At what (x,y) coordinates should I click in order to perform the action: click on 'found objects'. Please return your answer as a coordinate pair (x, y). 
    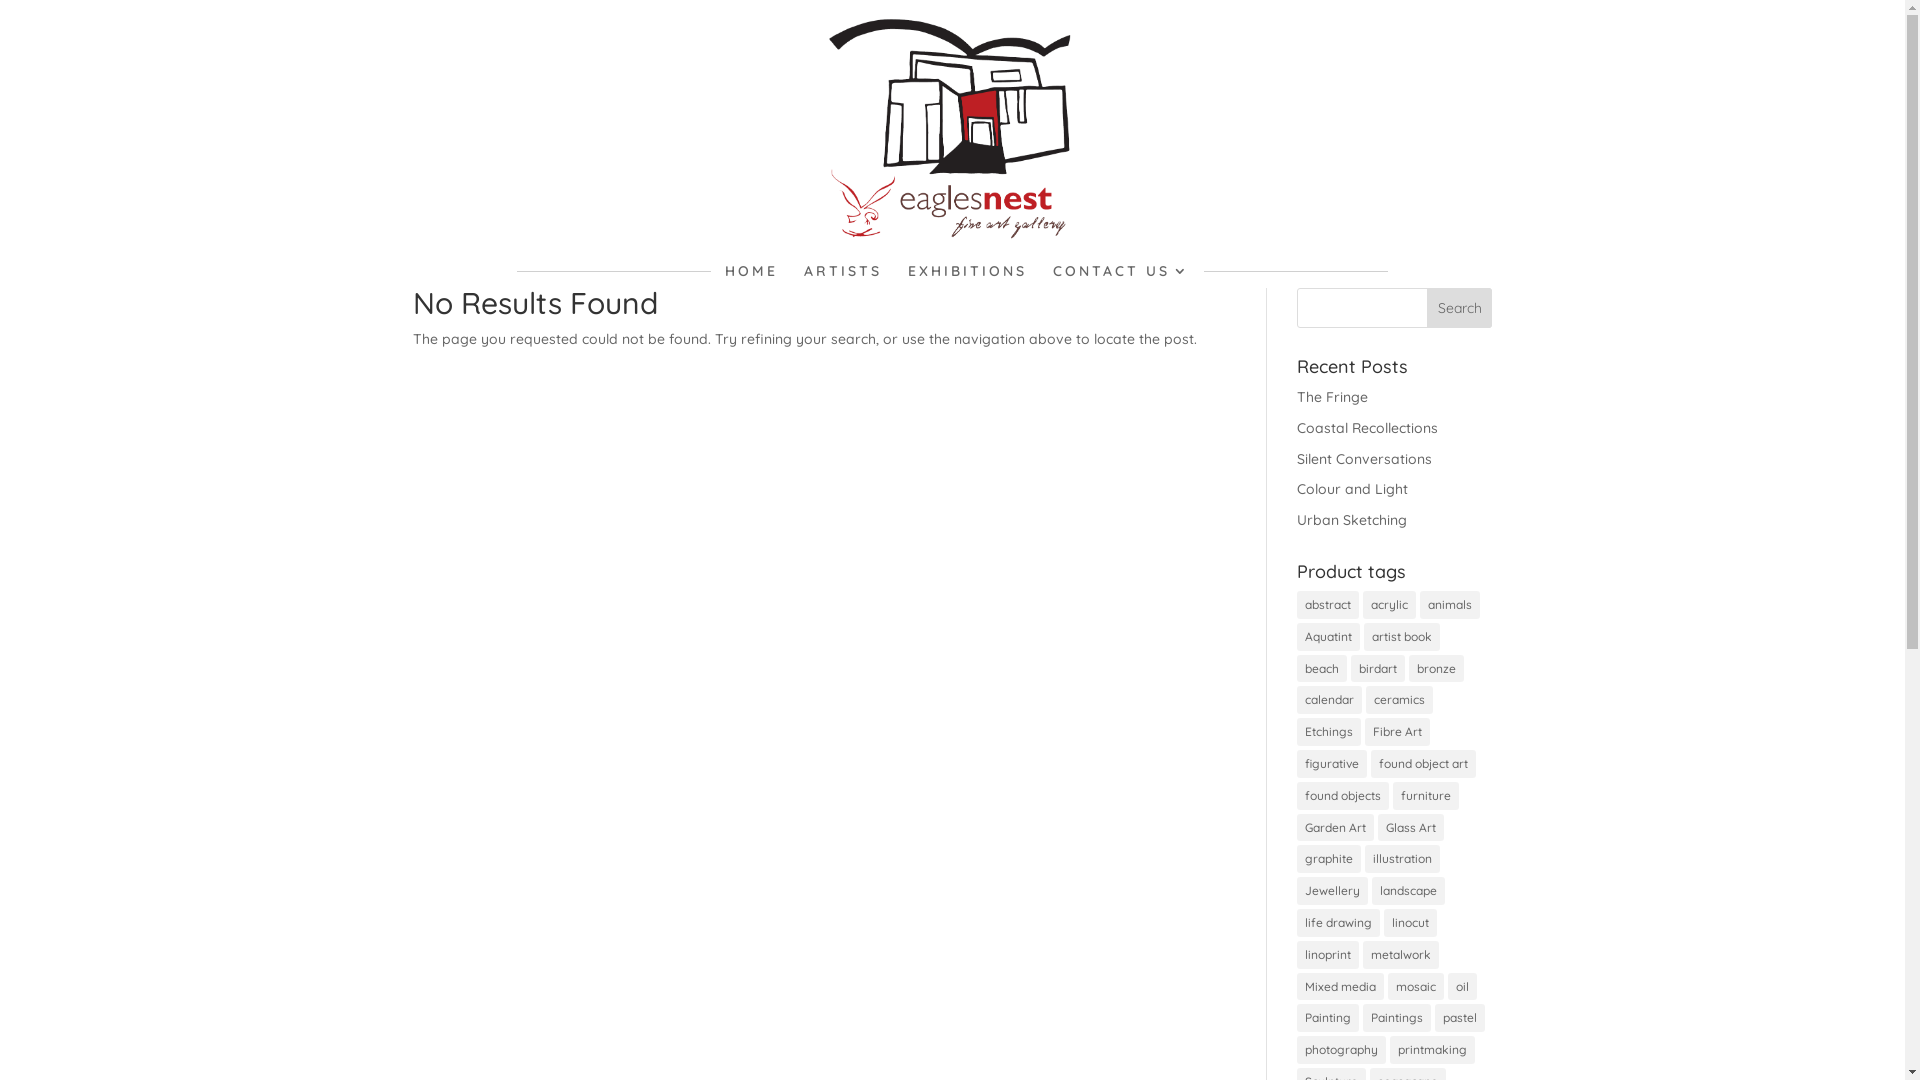
    Looking at the image, I should click on (1296, 794).